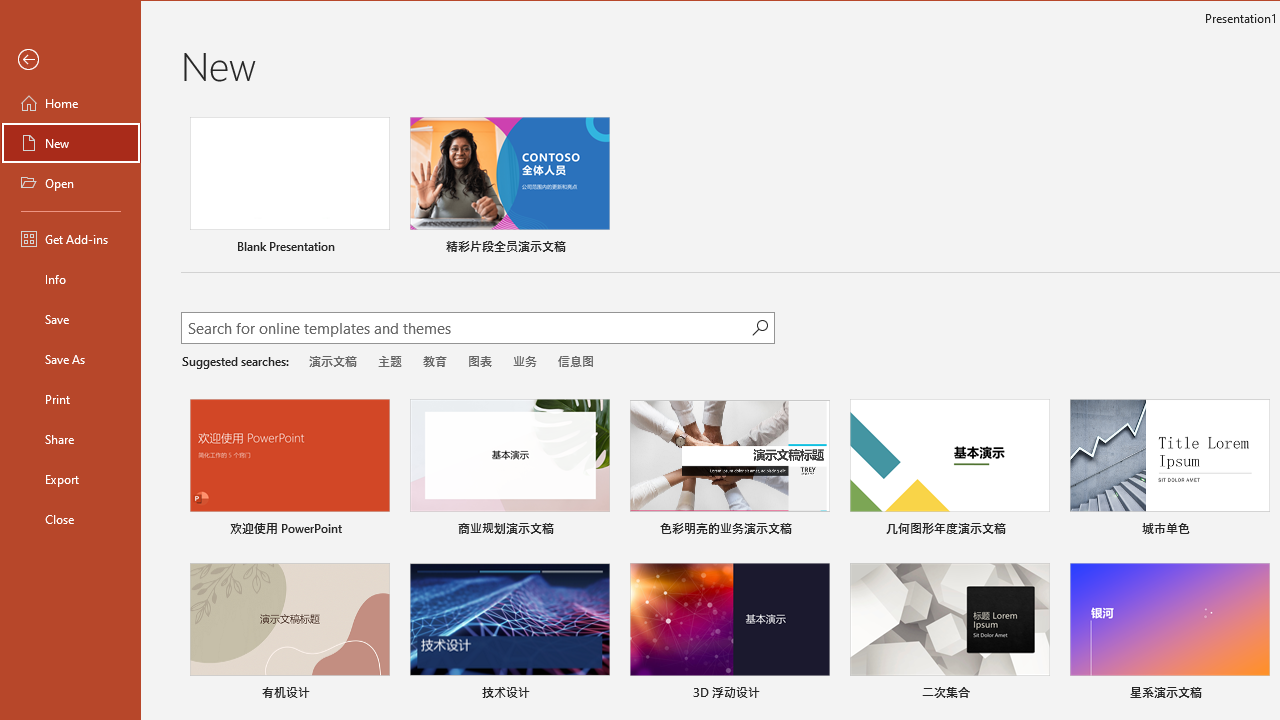  I want to click on 'Pin to list', so click(1255, 694).